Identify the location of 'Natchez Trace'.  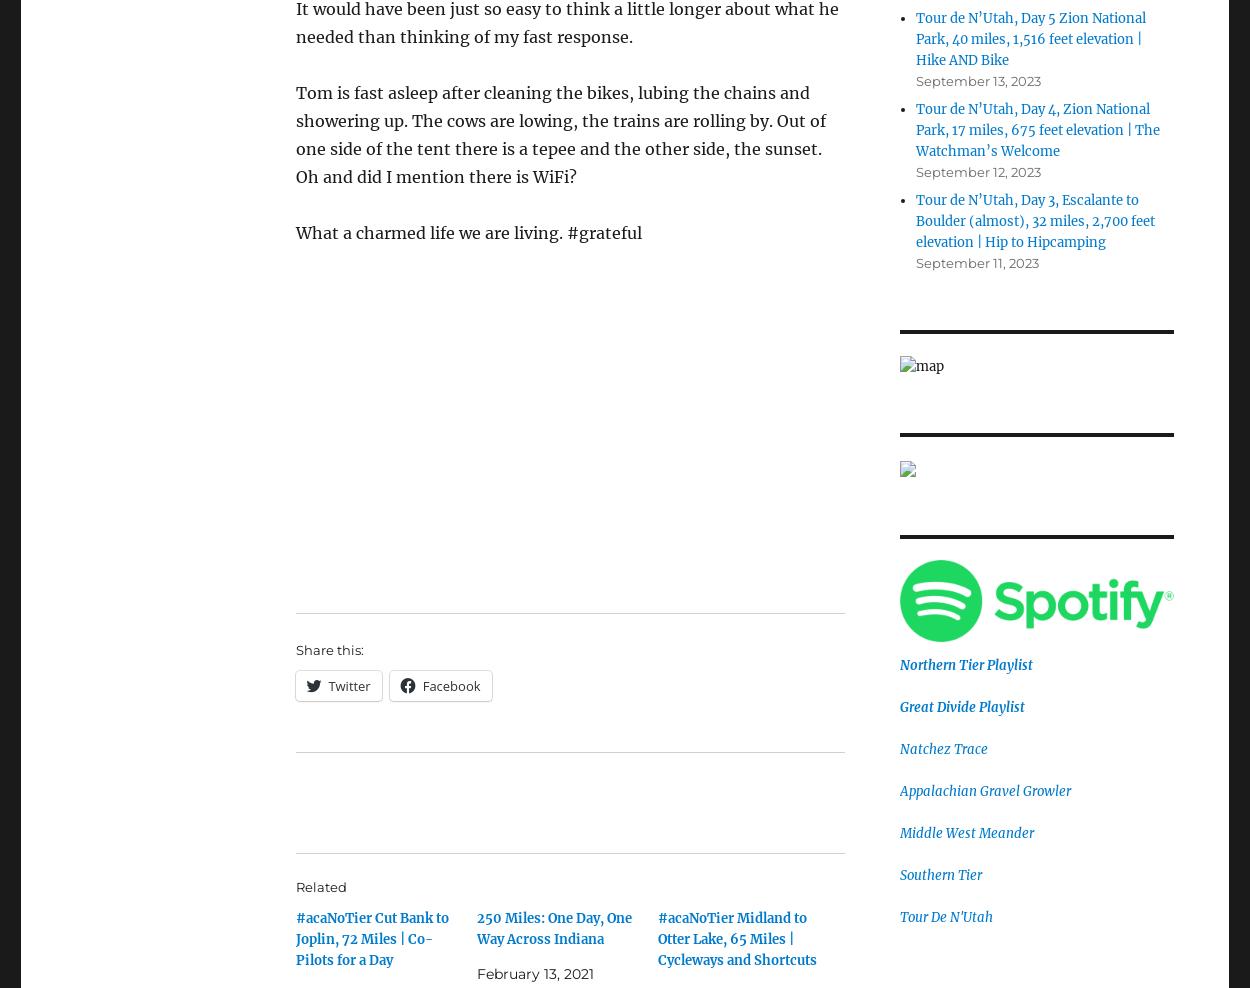
(942, 748).